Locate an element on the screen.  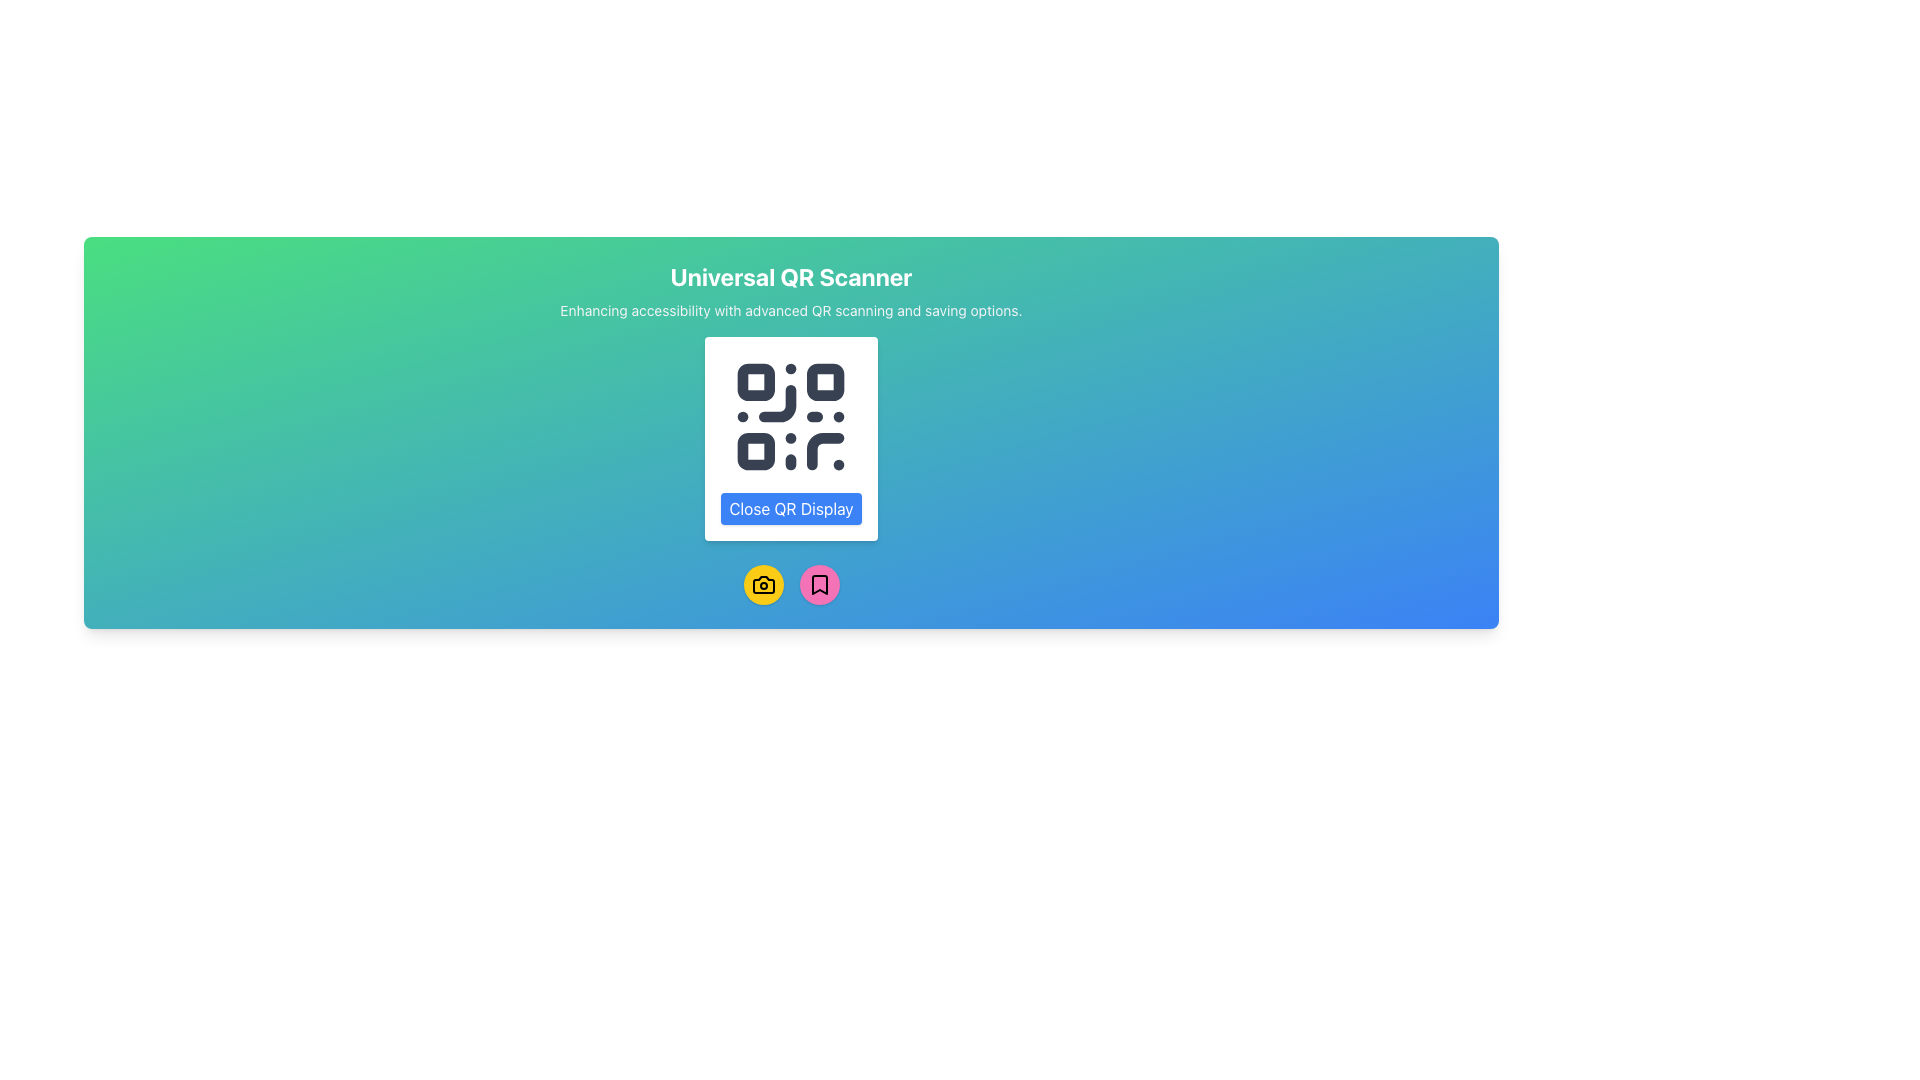
the camera icon located in the bottom section of the interface, positioned to the left of the bookmark icon is located at coordinates (762, 585).